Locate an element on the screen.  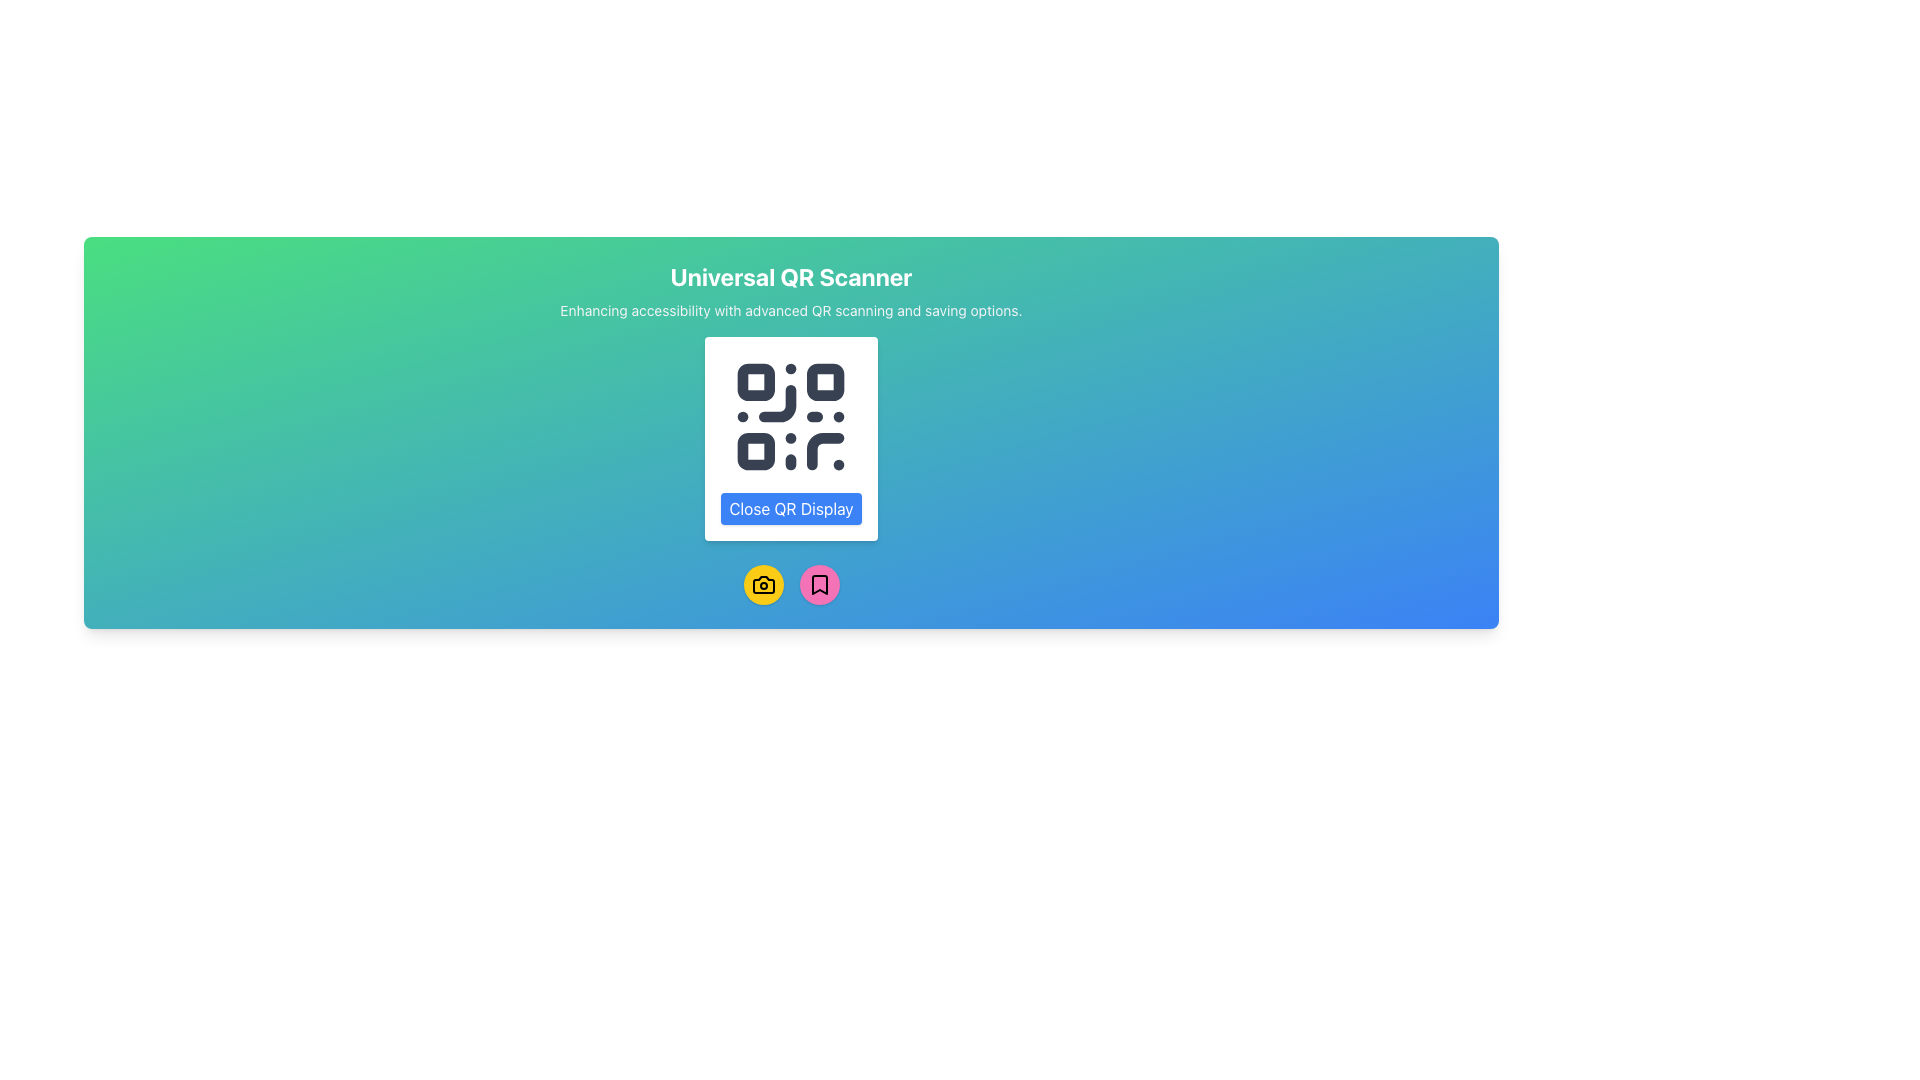
the camera icon located in the bottom section of the interface, positioned to the left of the bookmark icon is located at coordinates (762, 585).